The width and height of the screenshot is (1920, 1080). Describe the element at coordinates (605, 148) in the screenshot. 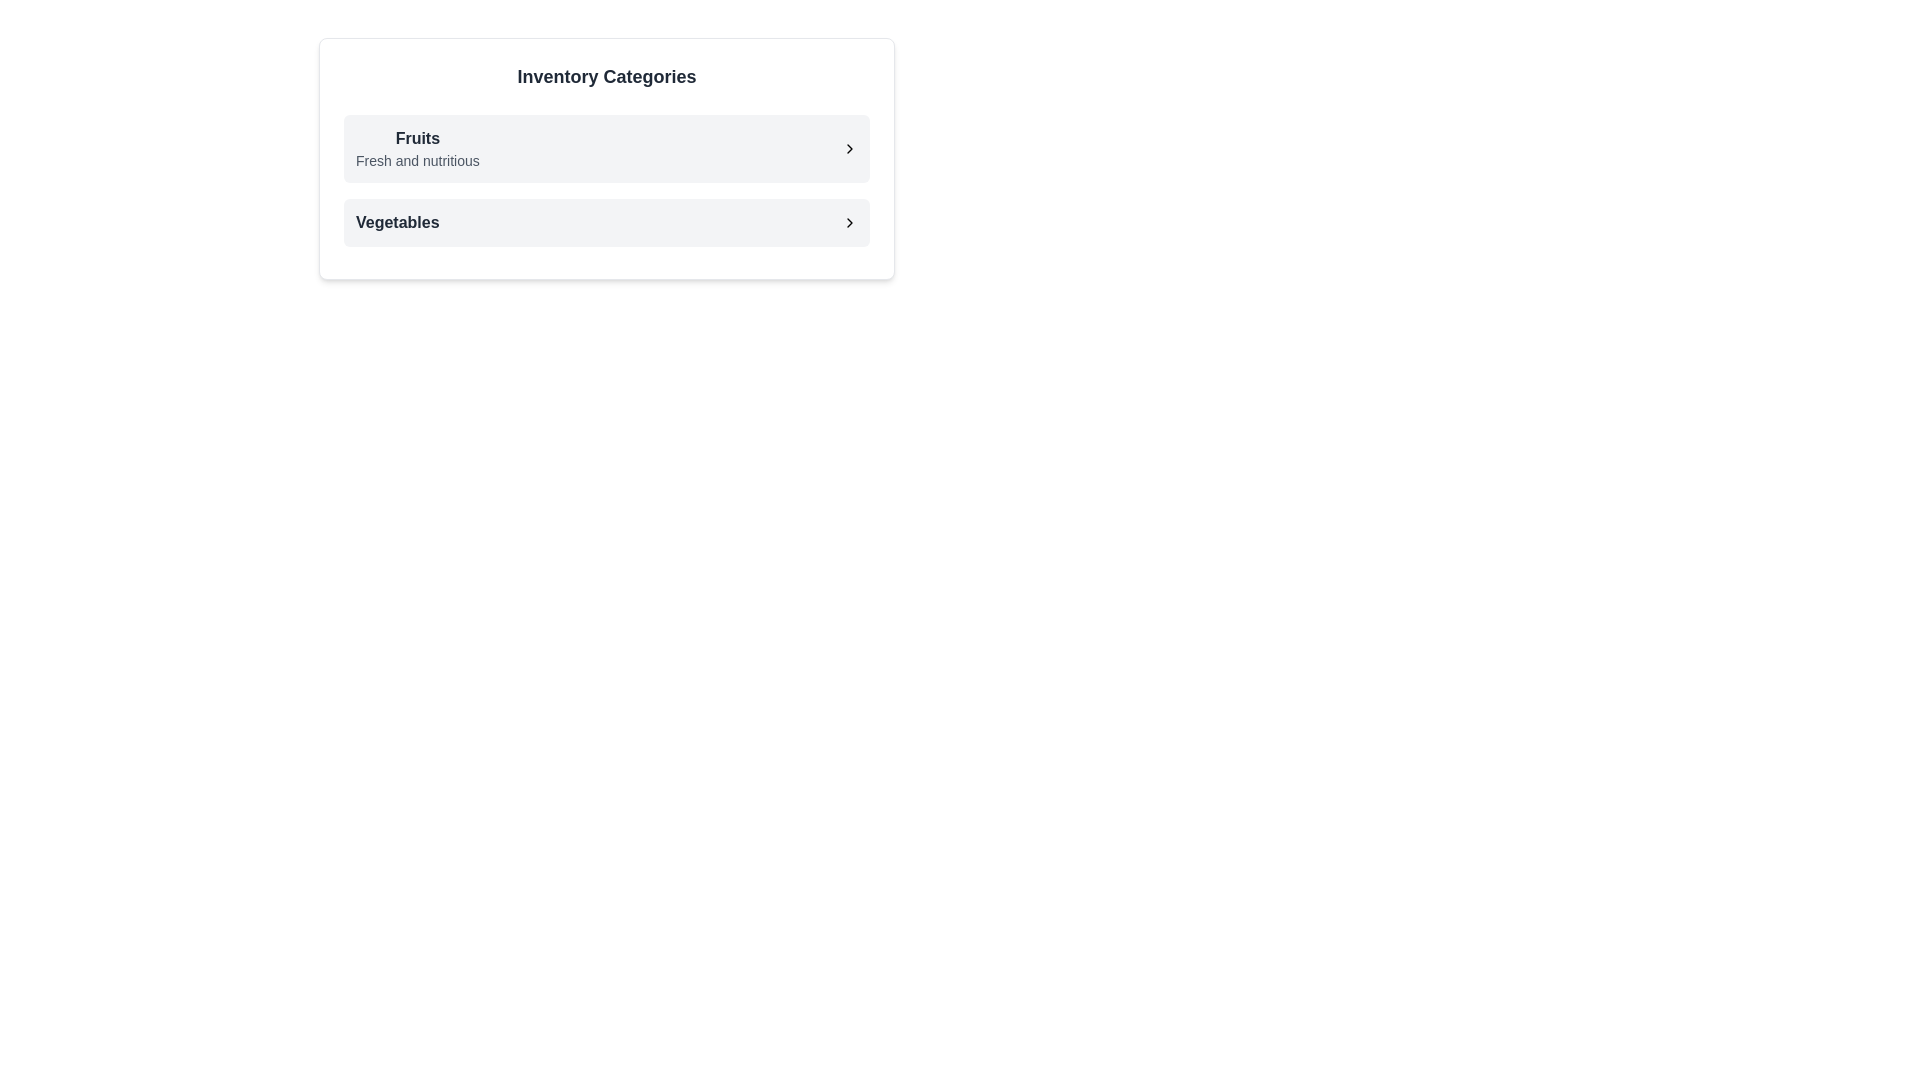

I see `to select the 'Fruits' category in the Inventory Categories list, which is the first entry above 'Vegetables'` at that location.